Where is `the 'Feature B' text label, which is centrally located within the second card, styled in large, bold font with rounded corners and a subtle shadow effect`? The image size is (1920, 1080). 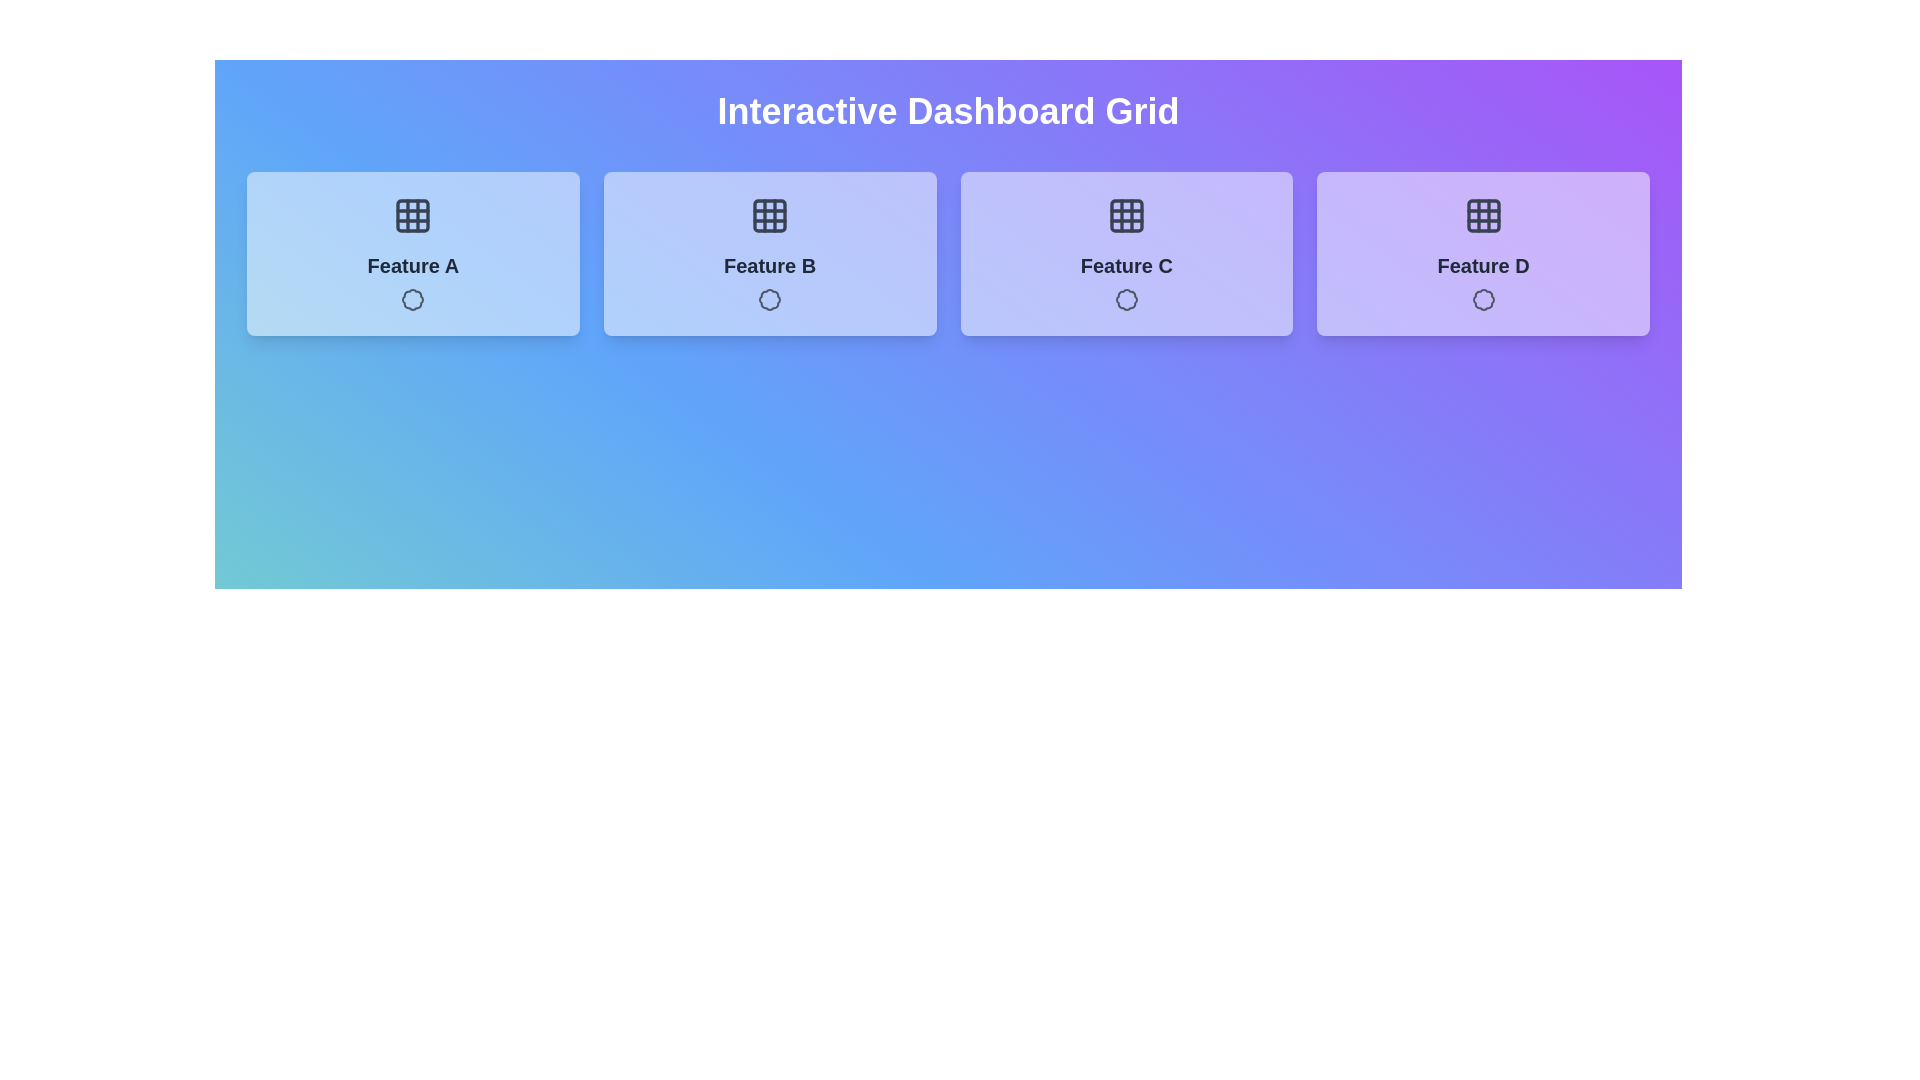 the 'Feature B' text label, which is centrally located within the second card, styled in large, bold font with rounded corners and a subtle shadow effect is located at coordinates (769, 265).